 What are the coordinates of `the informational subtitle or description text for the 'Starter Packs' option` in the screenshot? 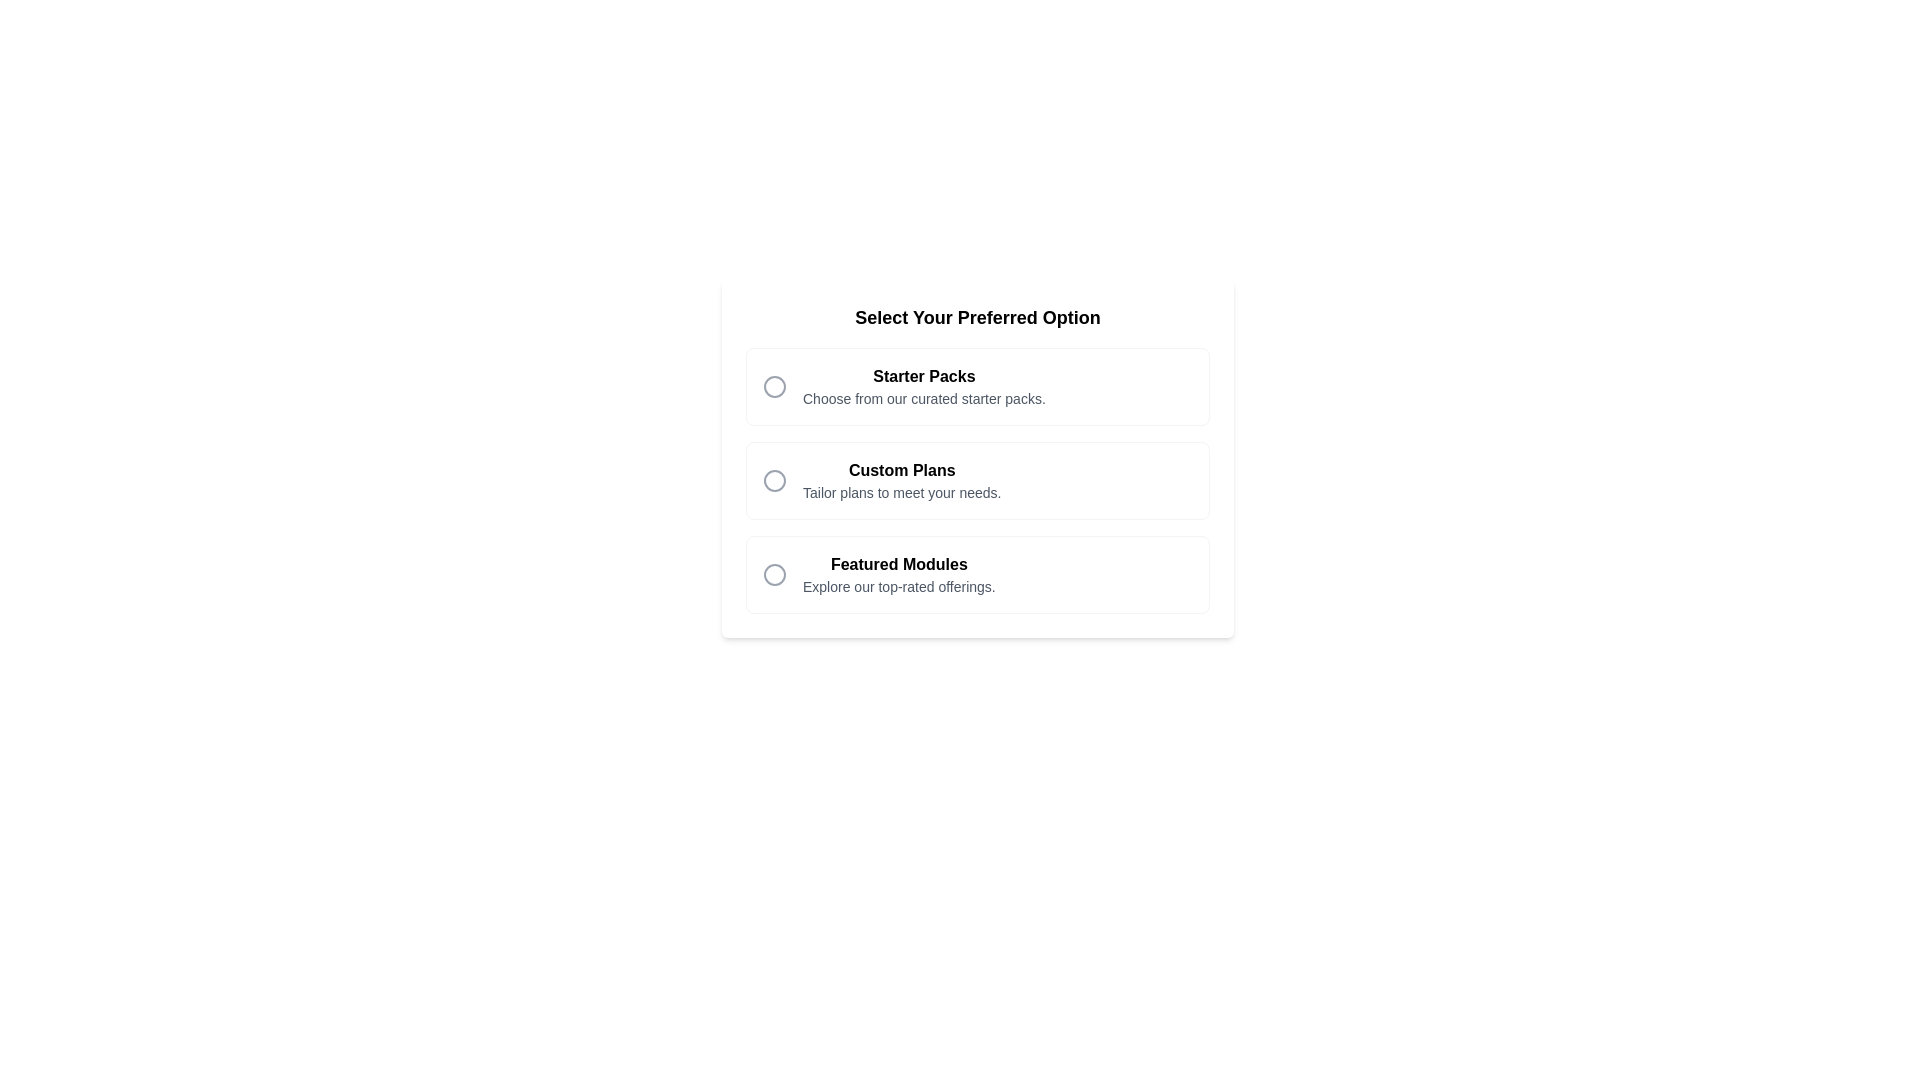 It's located at (923, 398).